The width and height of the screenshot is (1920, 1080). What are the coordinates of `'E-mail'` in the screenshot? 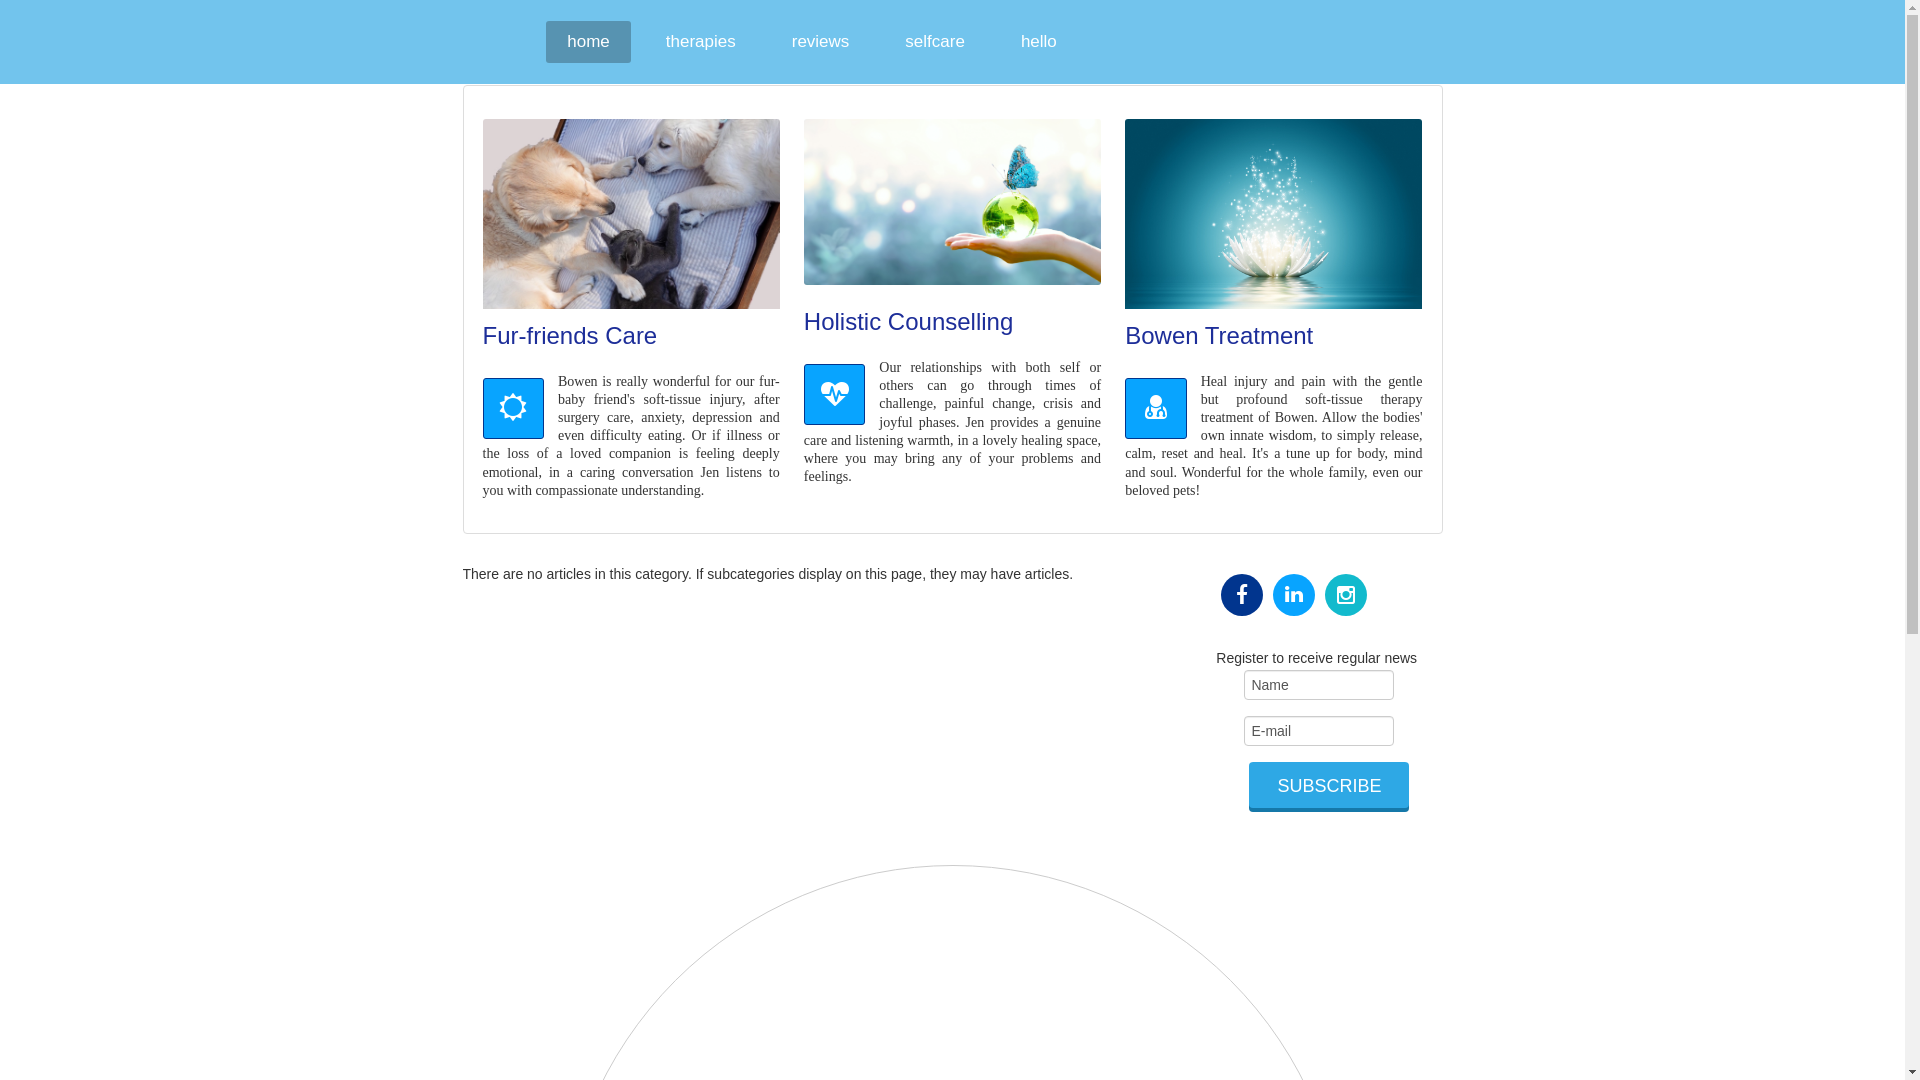 It's located at (1319, 731).